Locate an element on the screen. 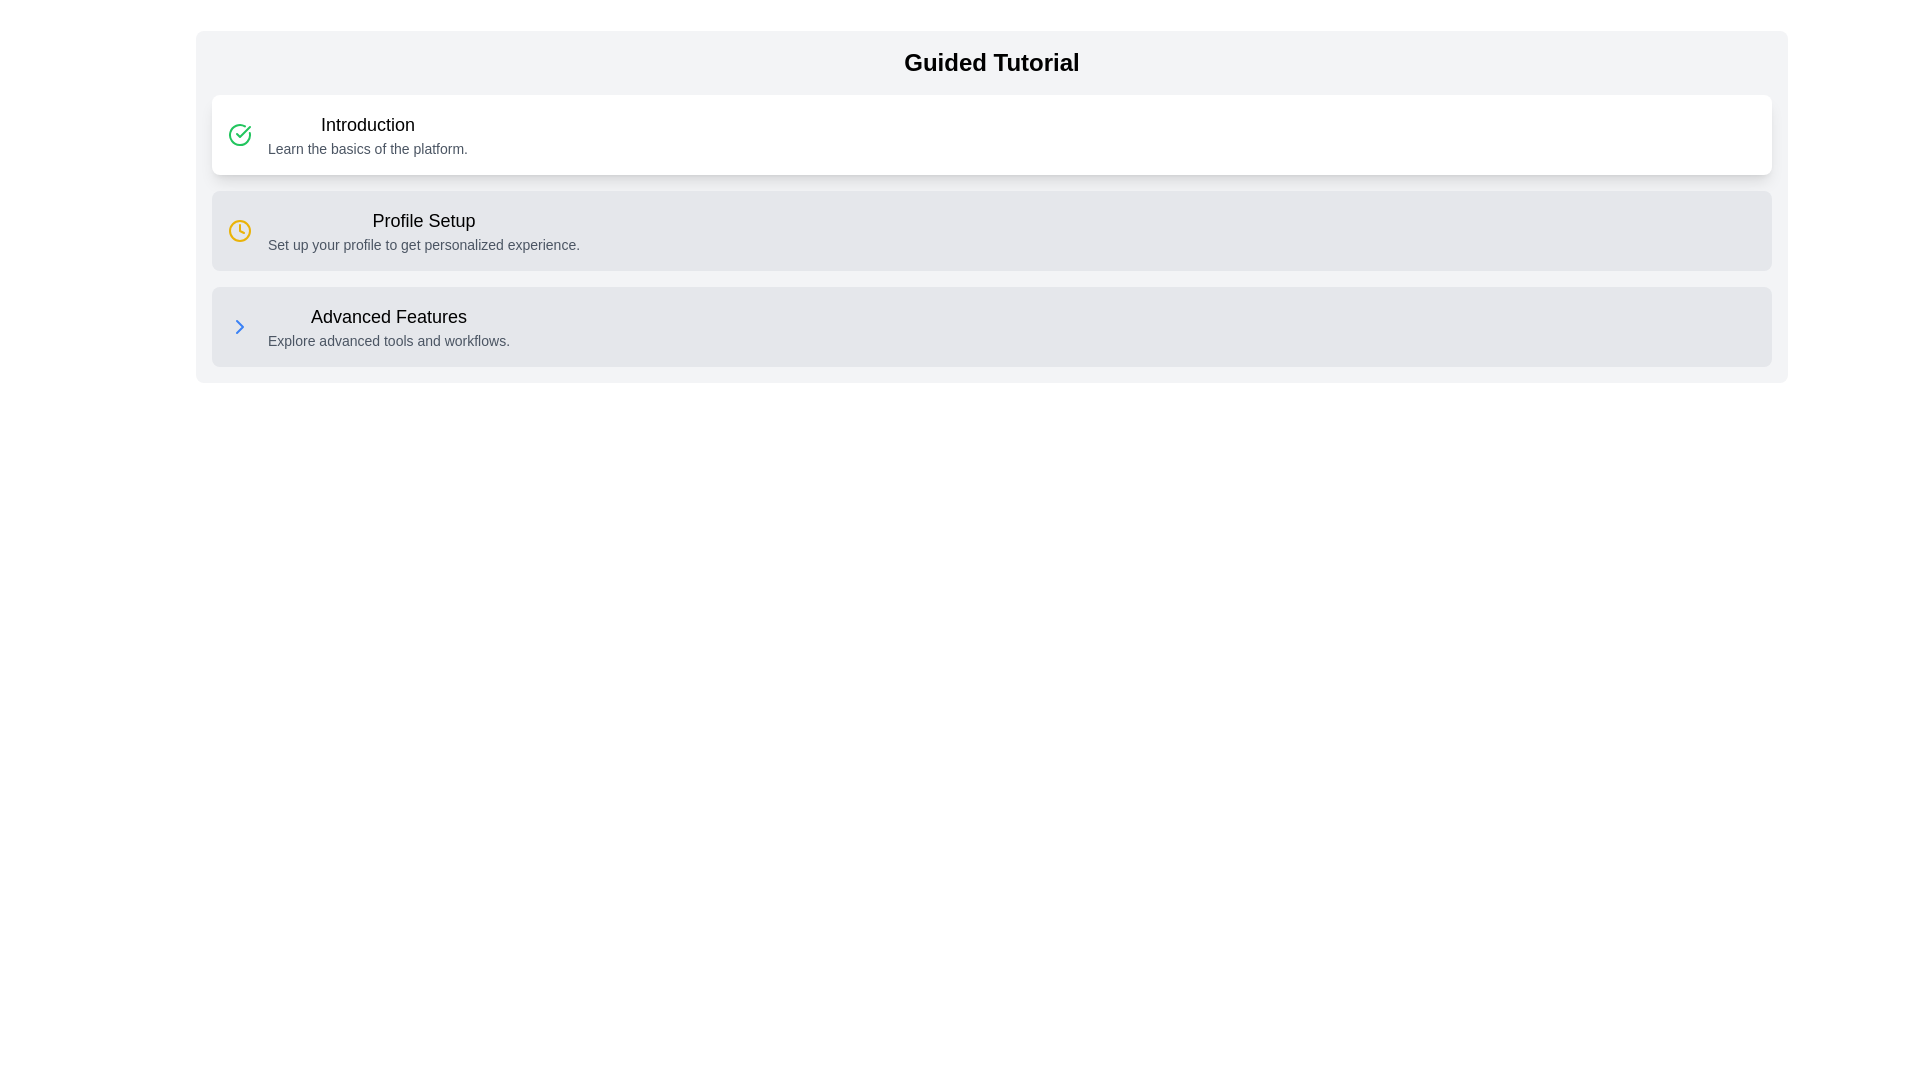 This screenshot has width=1920, height=1080. descriptive text block in the third section of the guided tutorial interface that combines a title and a subtitle, serving as an entry point to explore advanced tools and workflows is located at coordinates (388, 326).